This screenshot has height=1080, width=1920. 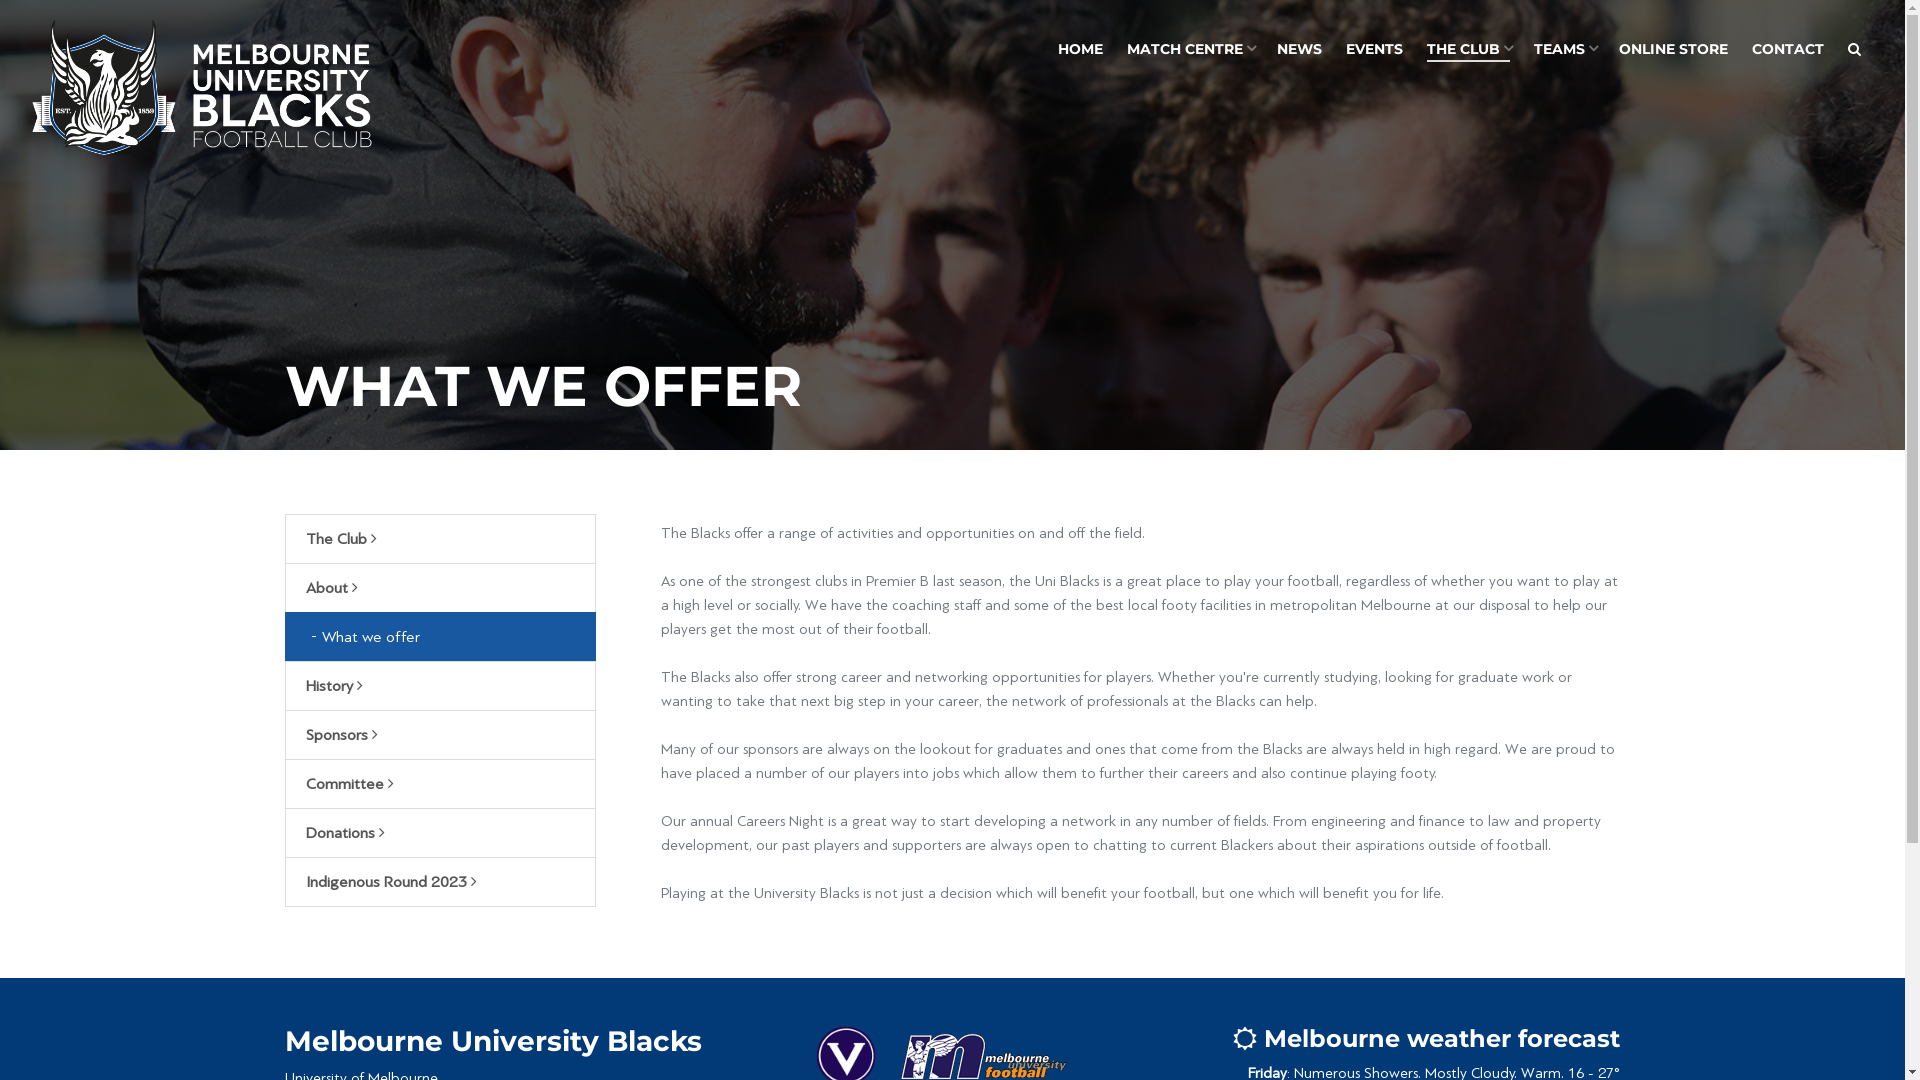 I want to click on 'MATCH CENTRE', so click(x=1190, y=48).